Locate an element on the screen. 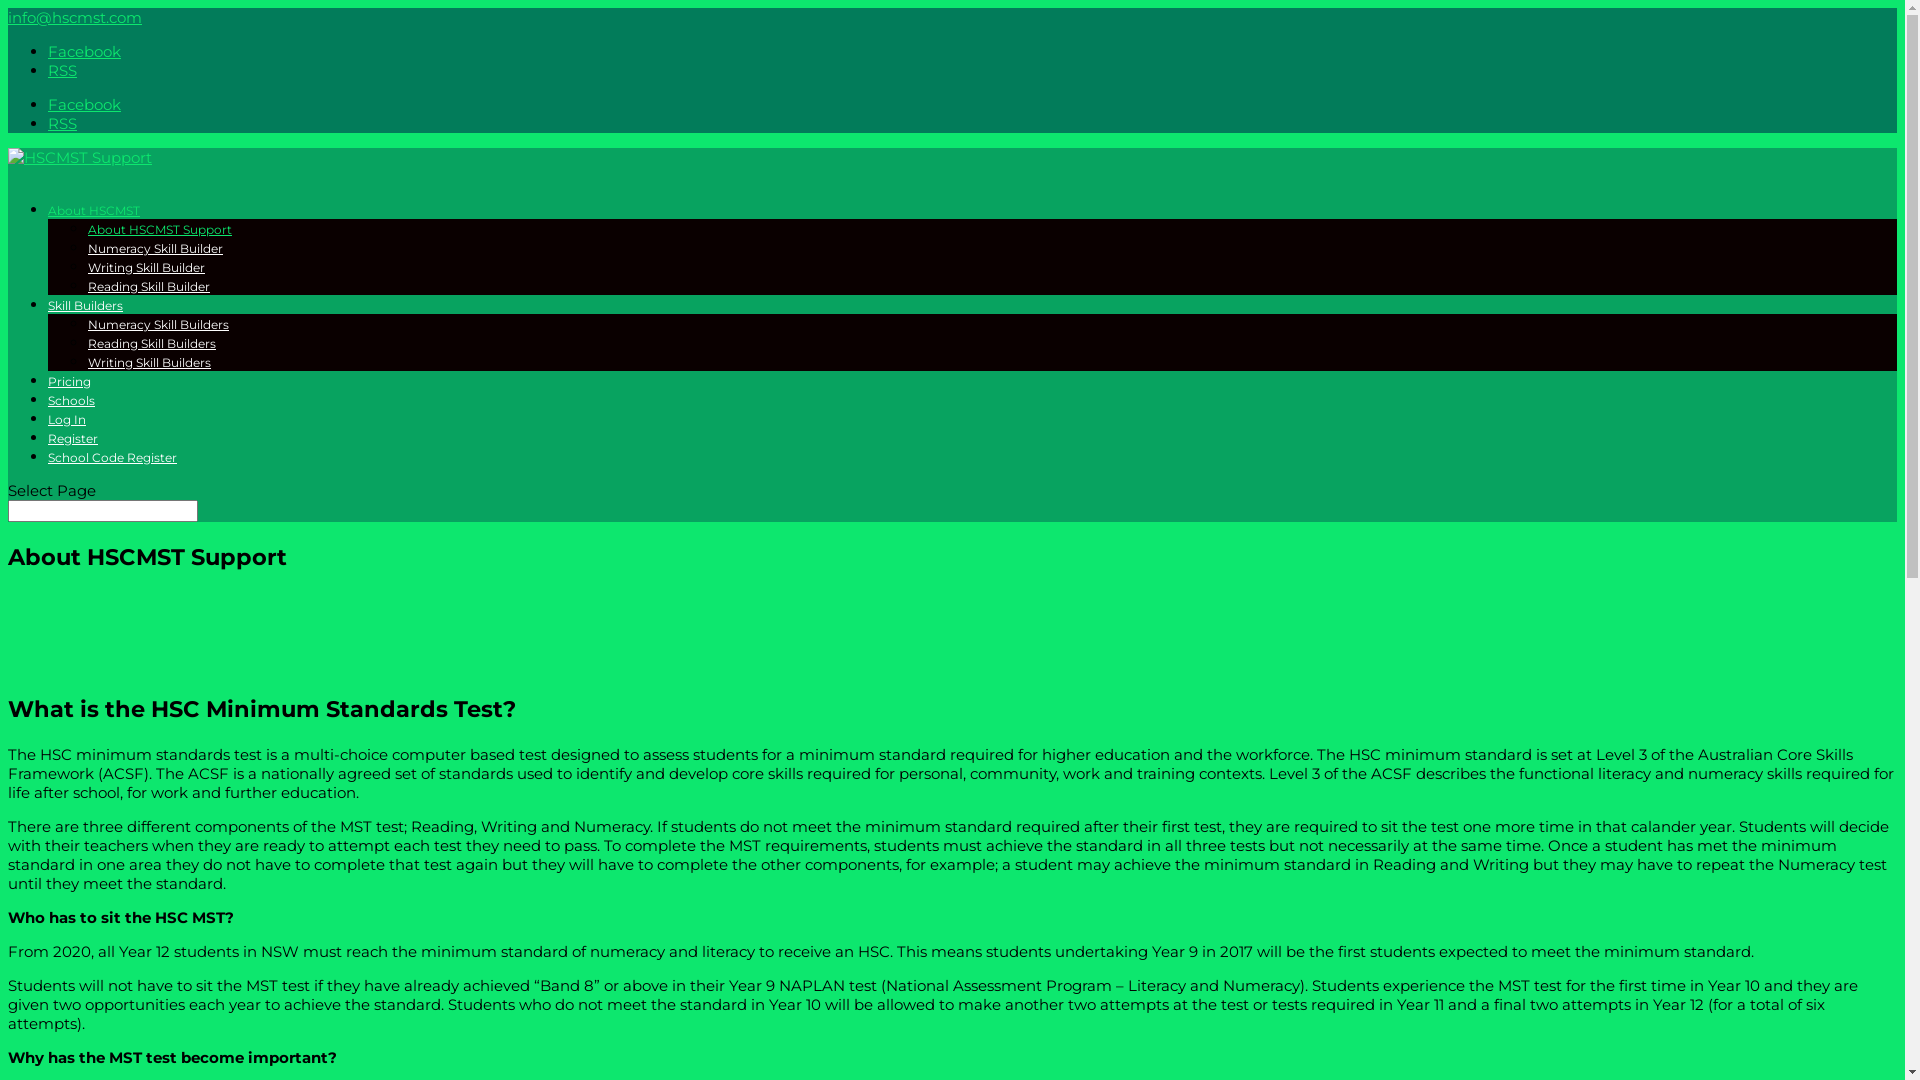  'Skill Builders' is located at coordinates (84, 314).